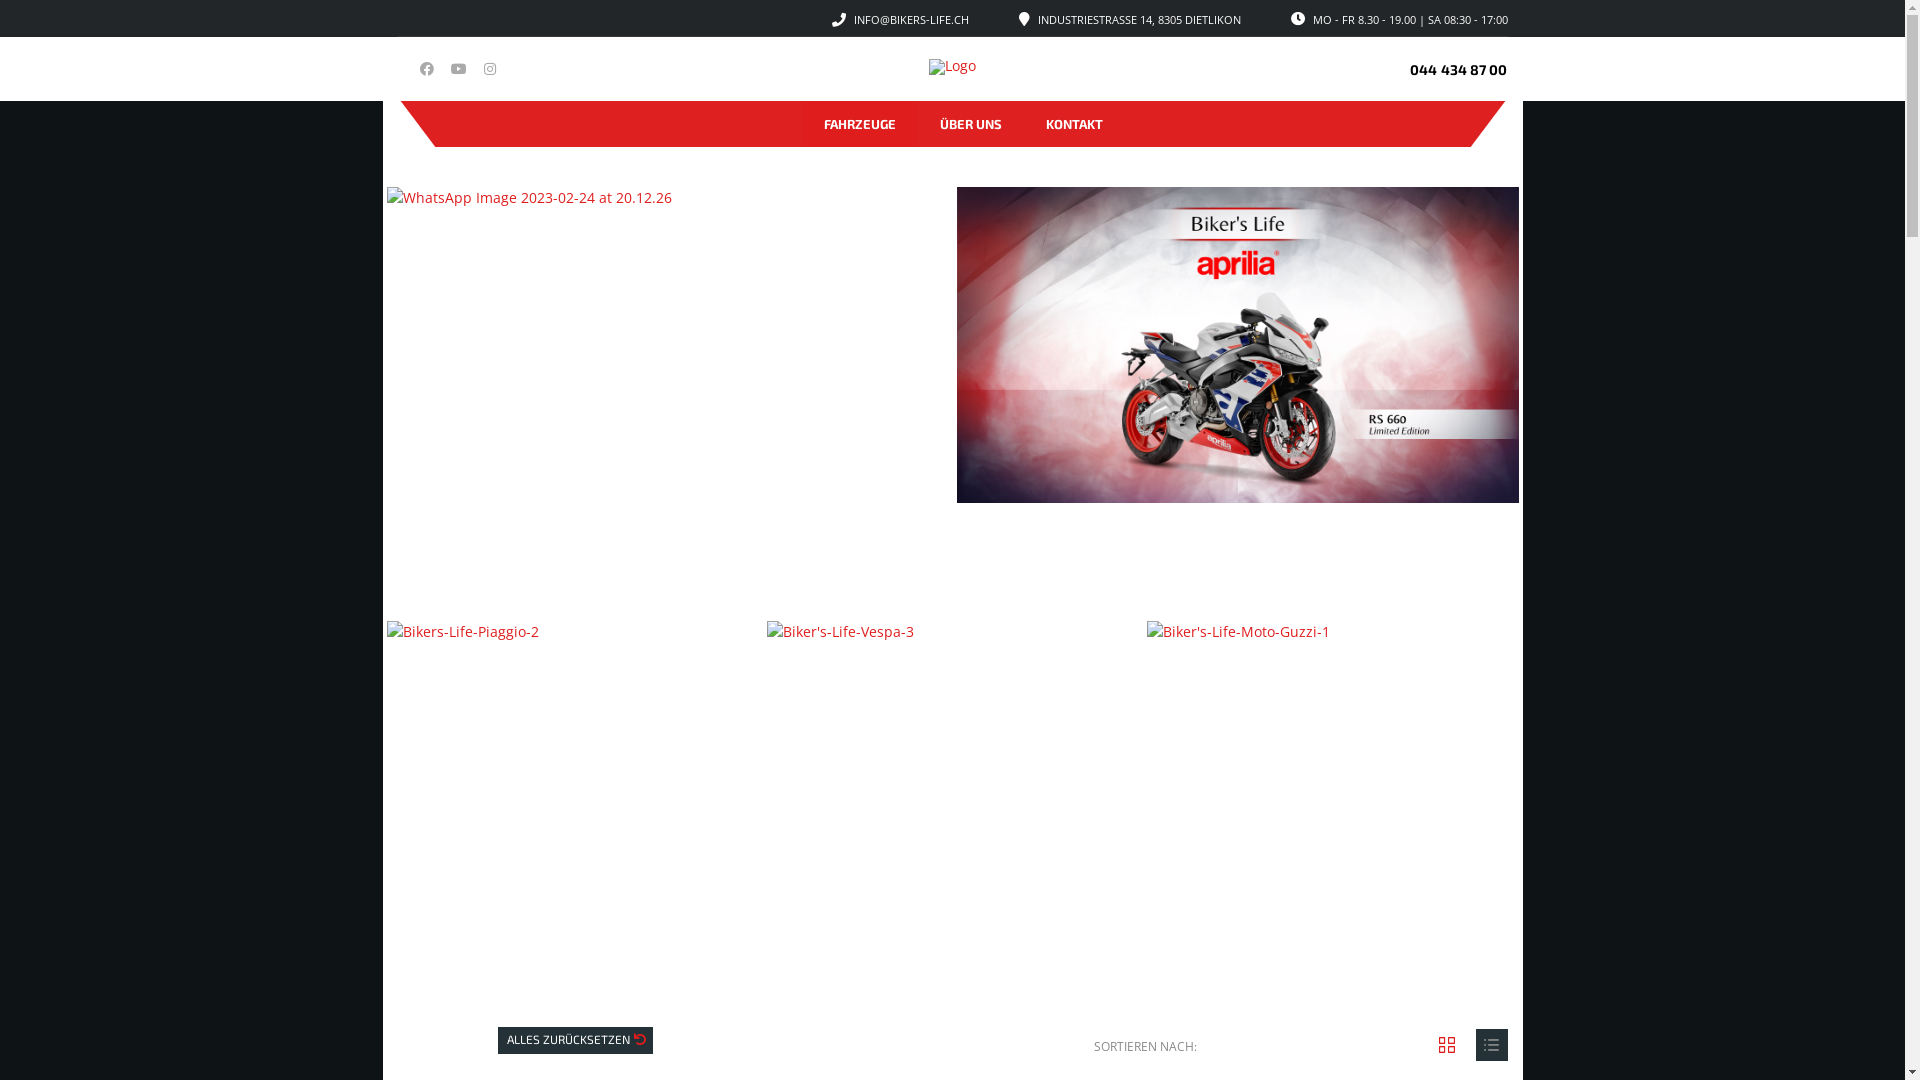 This screenshot has height=1080, width=1920. What do you see at coordinates (1409, 68) in the screenshot?
I see `'044 434 87 00'` at bounding box center [1409, 68].